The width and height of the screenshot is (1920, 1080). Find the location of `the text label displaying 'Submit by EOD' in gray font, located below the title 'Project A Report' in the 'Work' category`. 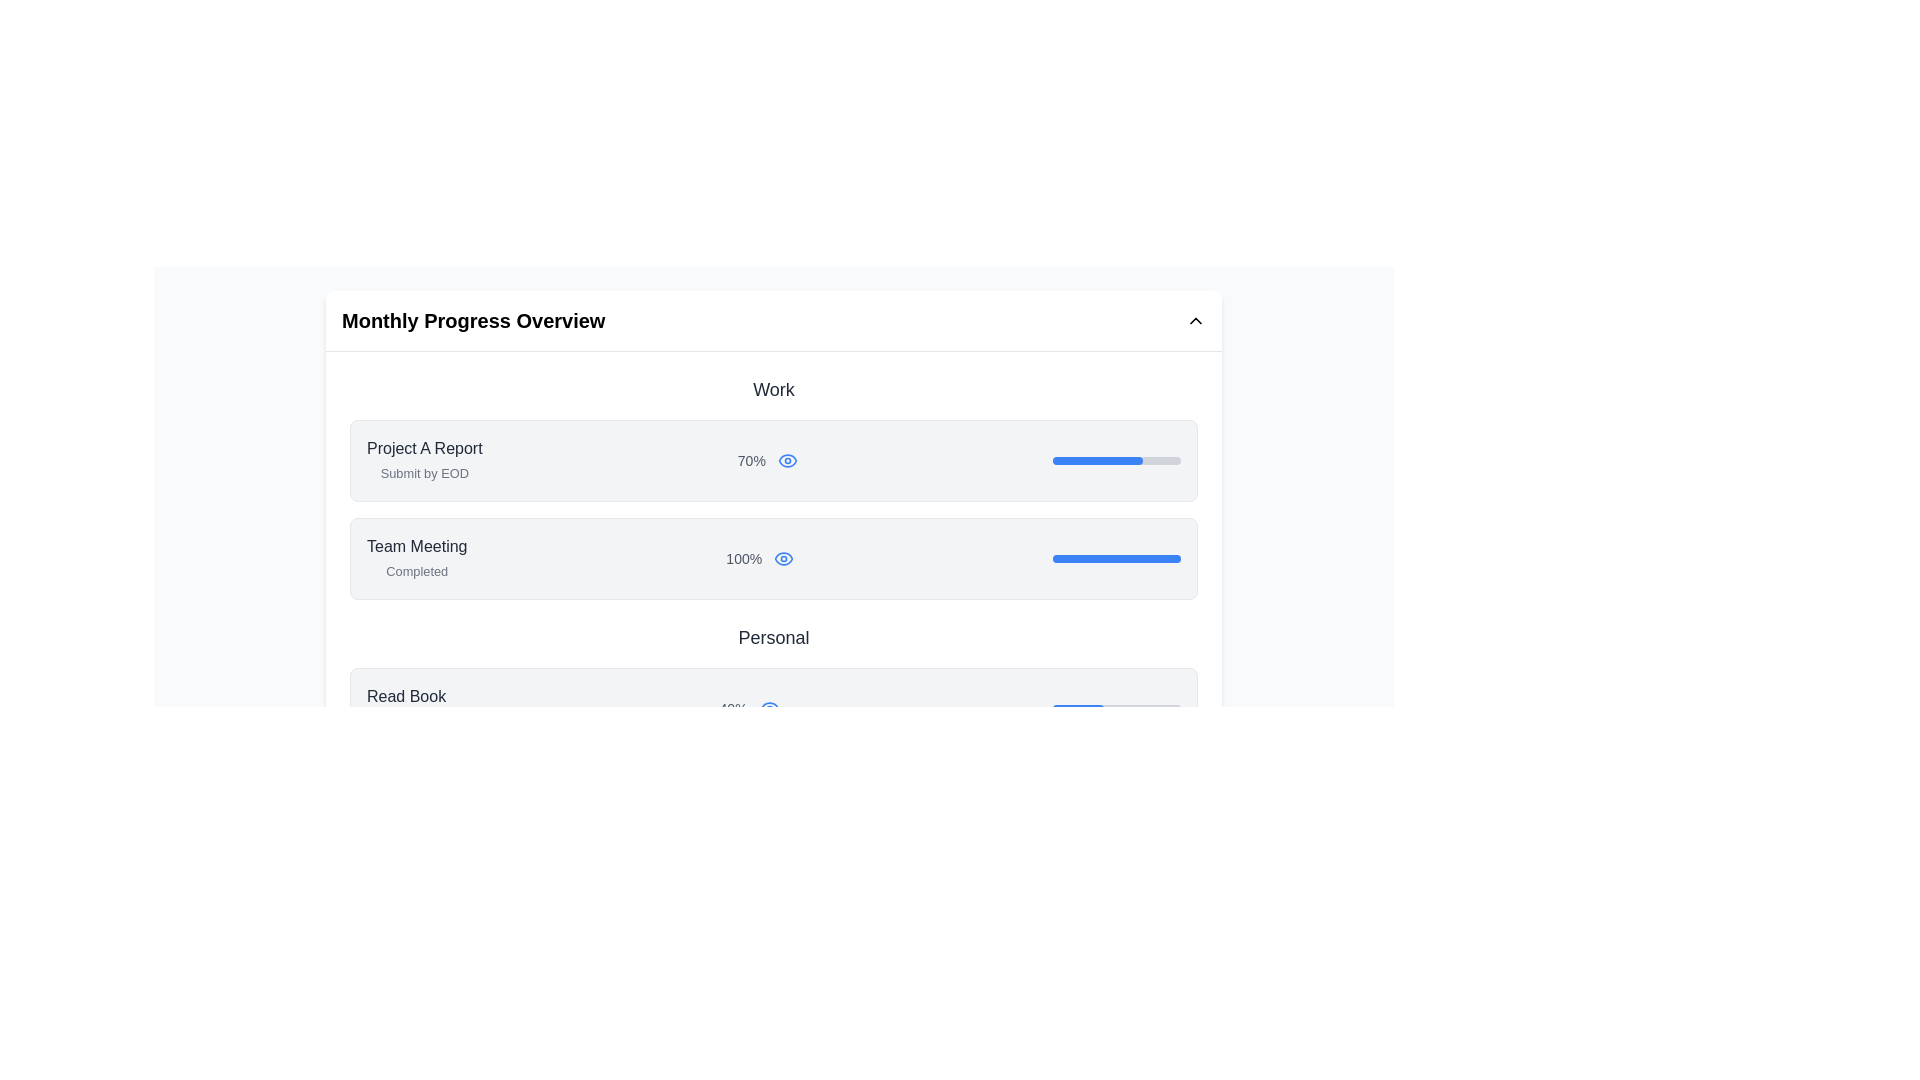

the text label displaying 'Submit by EOD' in gray font, located below the title 'Project A Report' in the 'Work' category is located at coordinates (423, 473).